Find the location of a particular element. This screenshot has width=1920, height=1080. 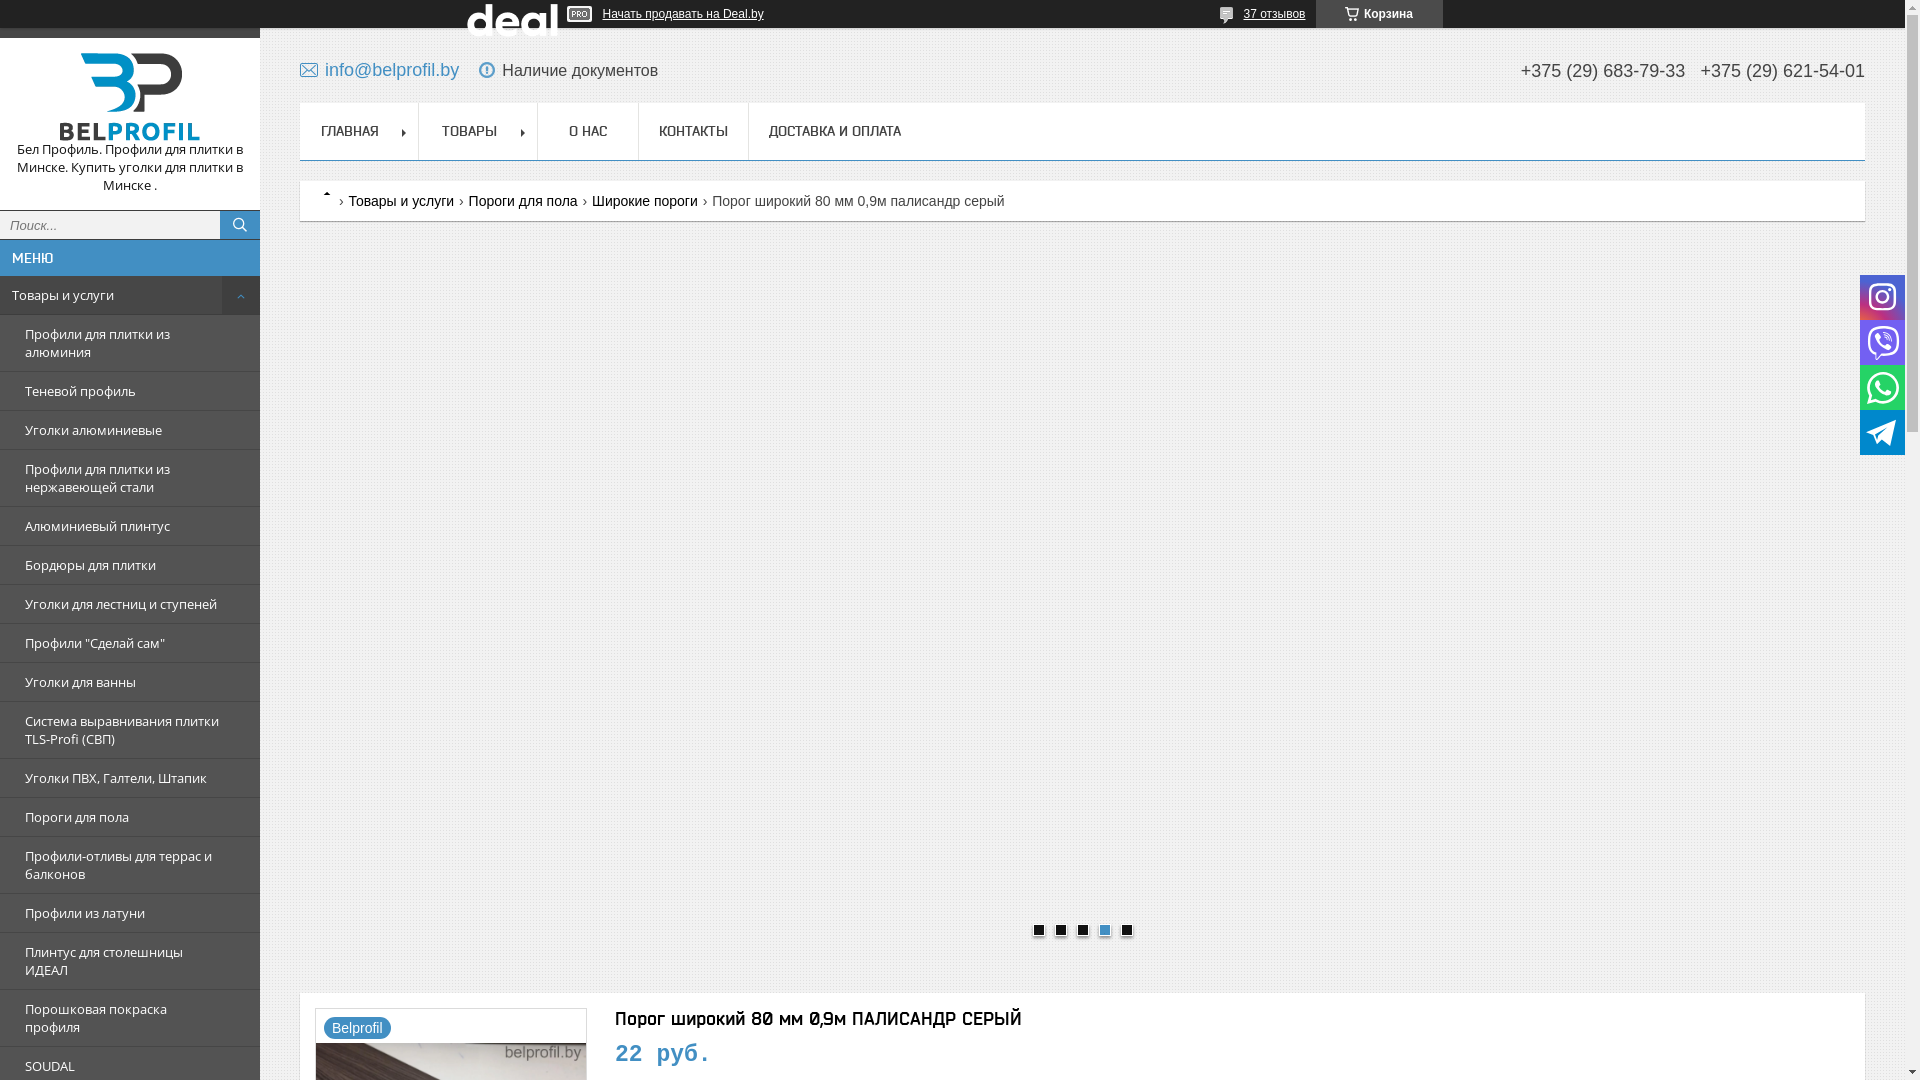

'info@belprofil.by' is located at coordinates (379, 68).